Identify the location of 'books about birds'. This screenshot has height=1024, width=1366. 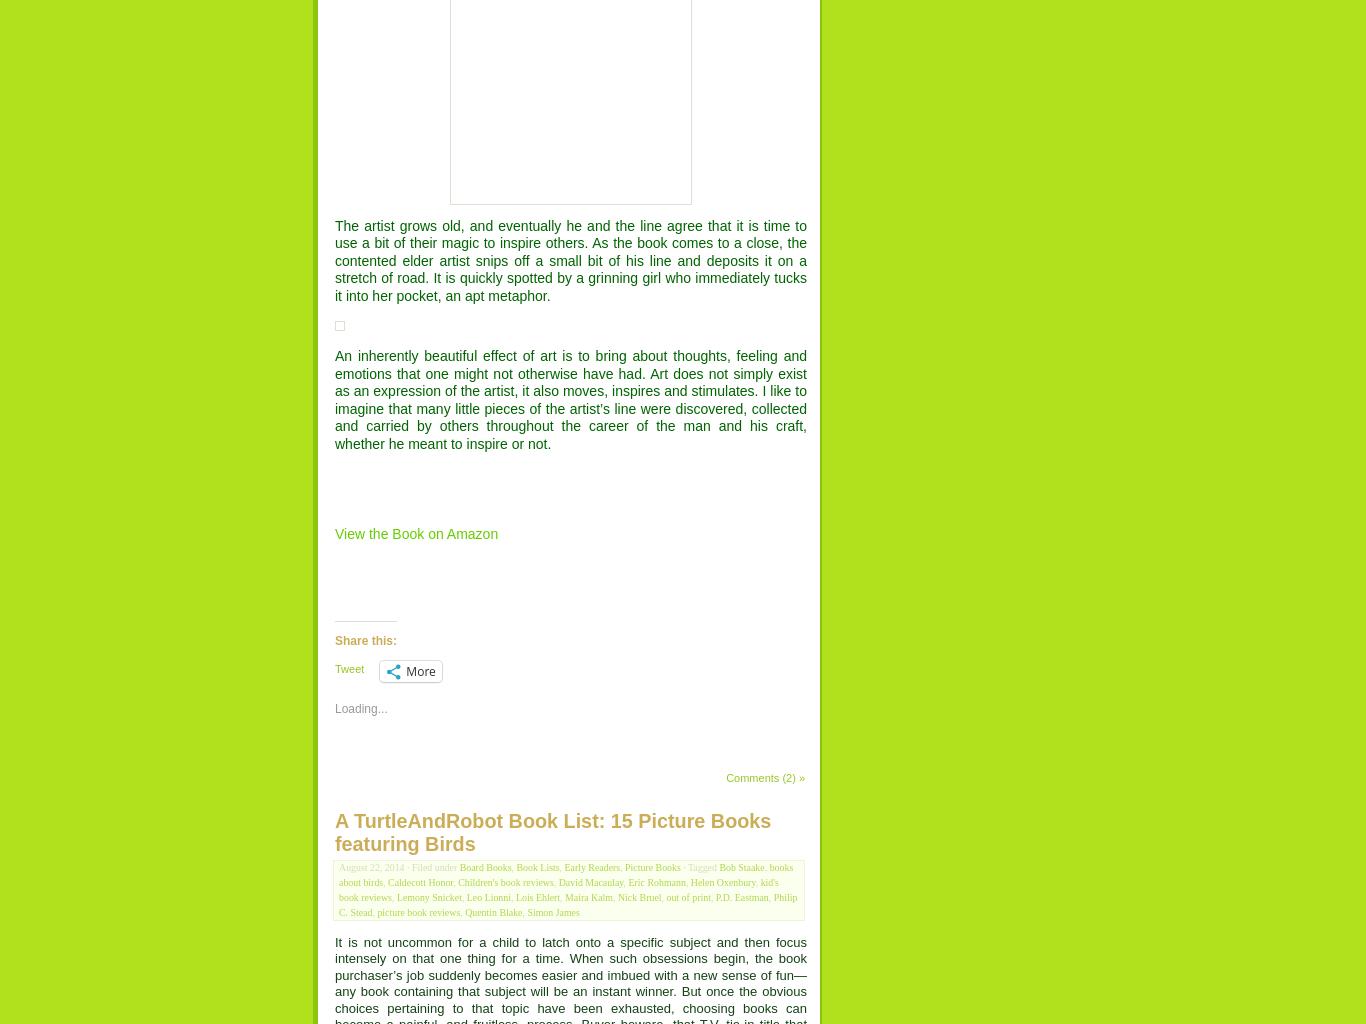
(339, 874).